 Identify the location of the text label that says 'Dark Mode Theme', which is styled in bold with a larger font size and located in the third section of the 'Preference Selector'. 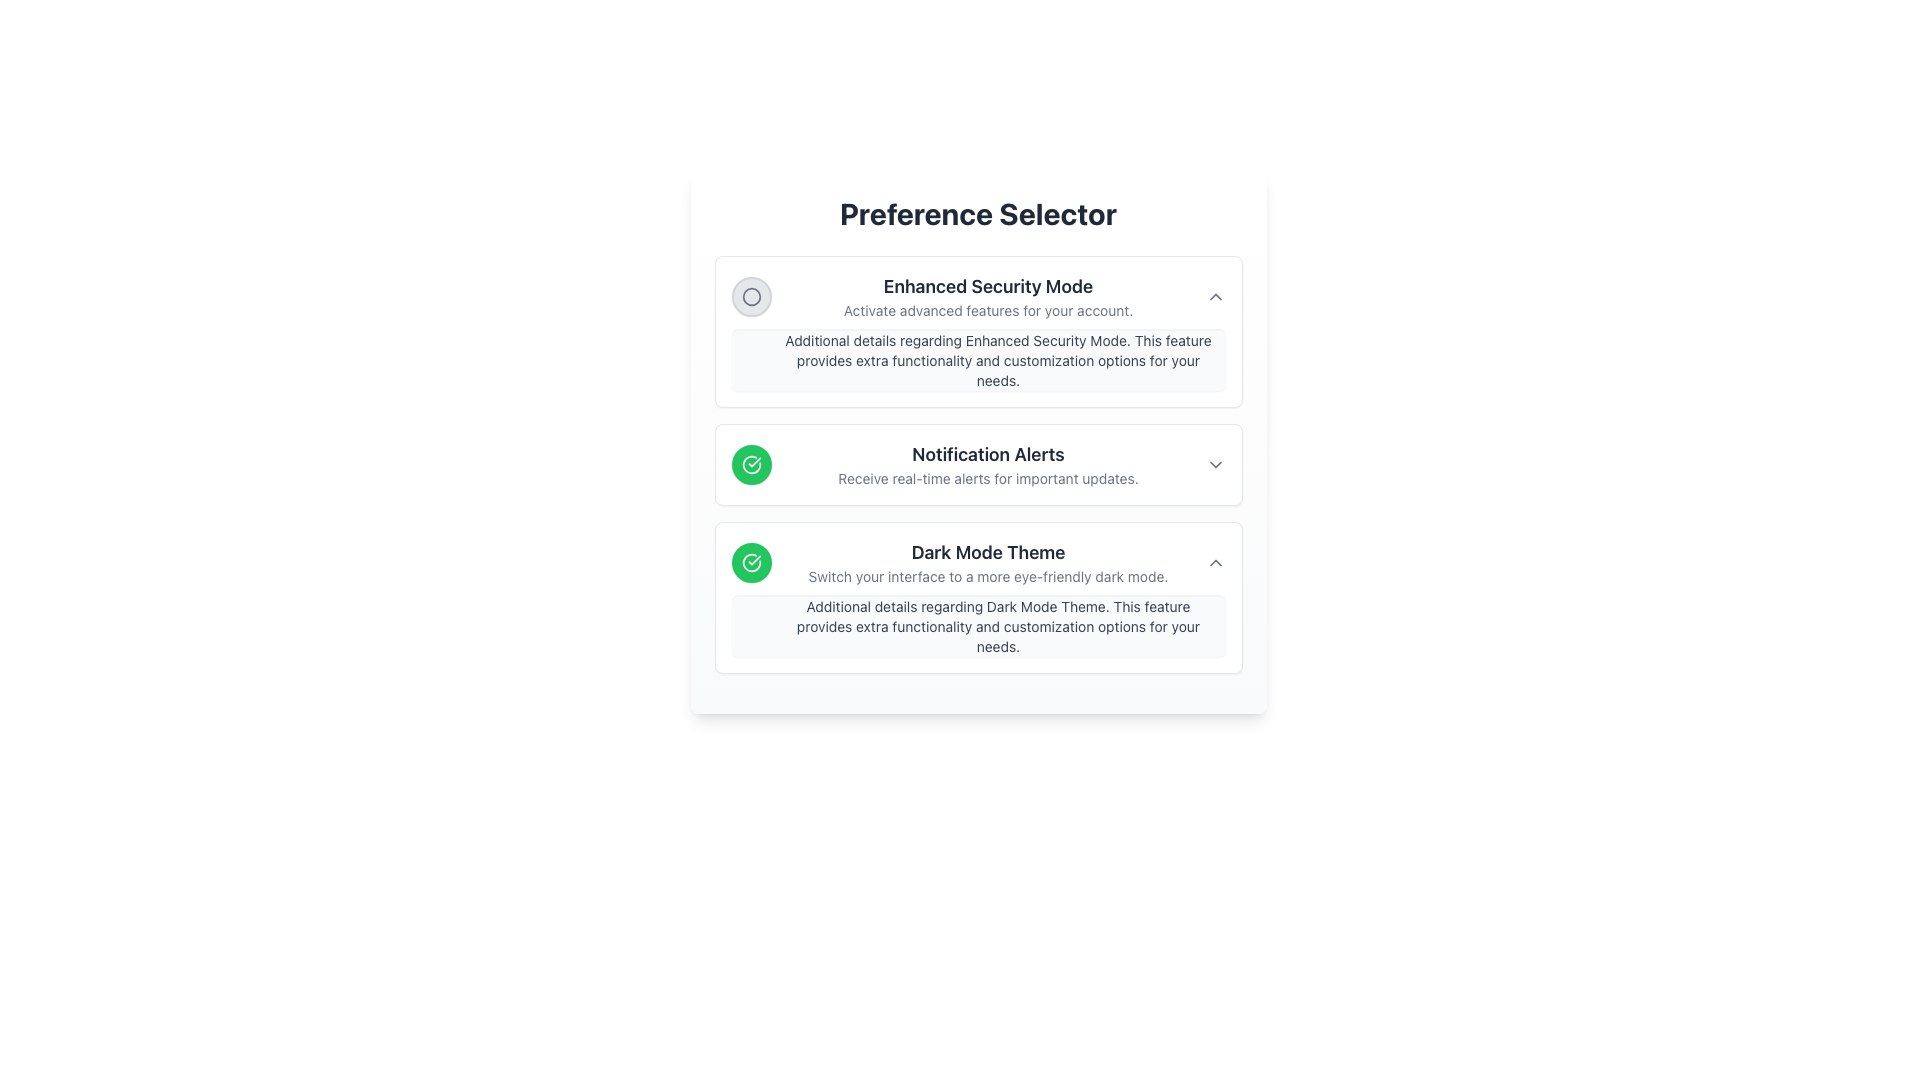
(988, 552).